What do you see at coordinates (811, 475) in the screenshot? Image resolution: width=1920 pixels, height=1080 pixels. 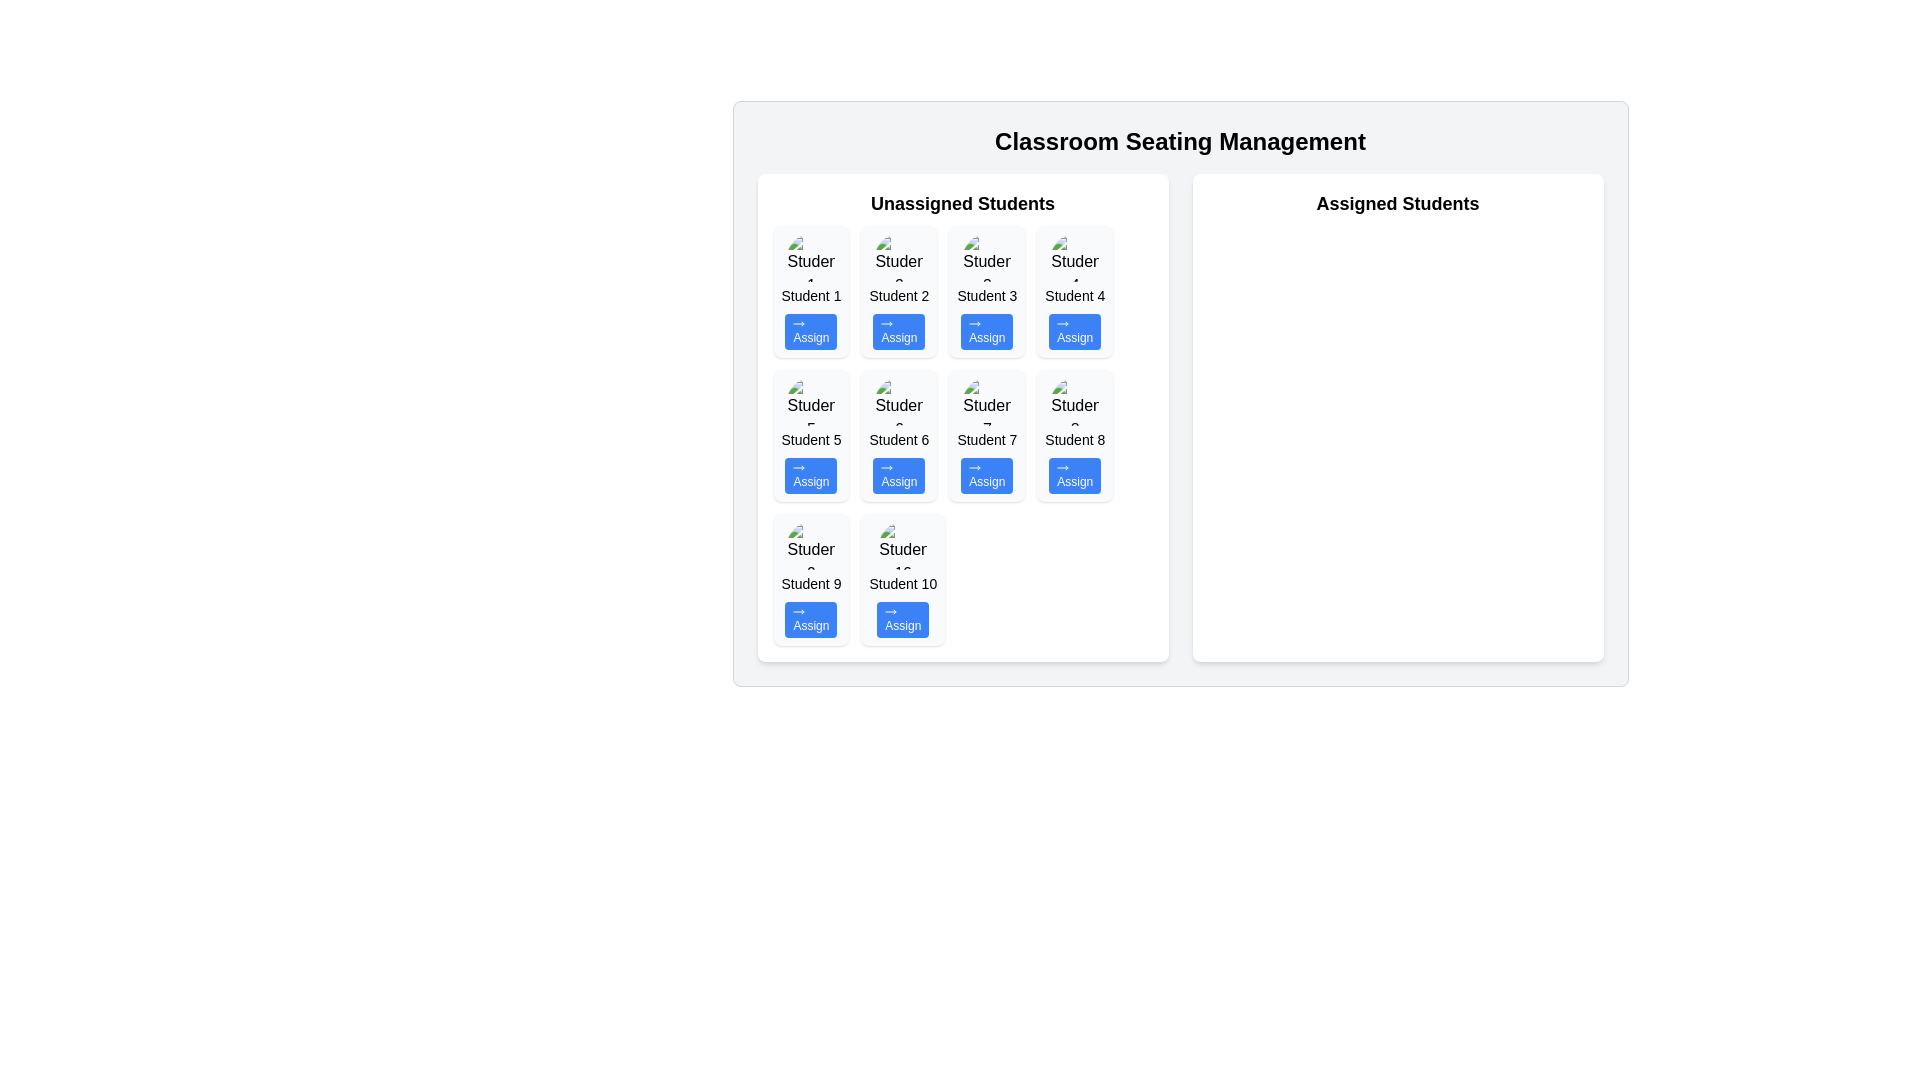 I see `the blue 'Assign' button with white text and a right arrow icon located beneath the name of 'Student 5'` at bounding box center [811, 475].